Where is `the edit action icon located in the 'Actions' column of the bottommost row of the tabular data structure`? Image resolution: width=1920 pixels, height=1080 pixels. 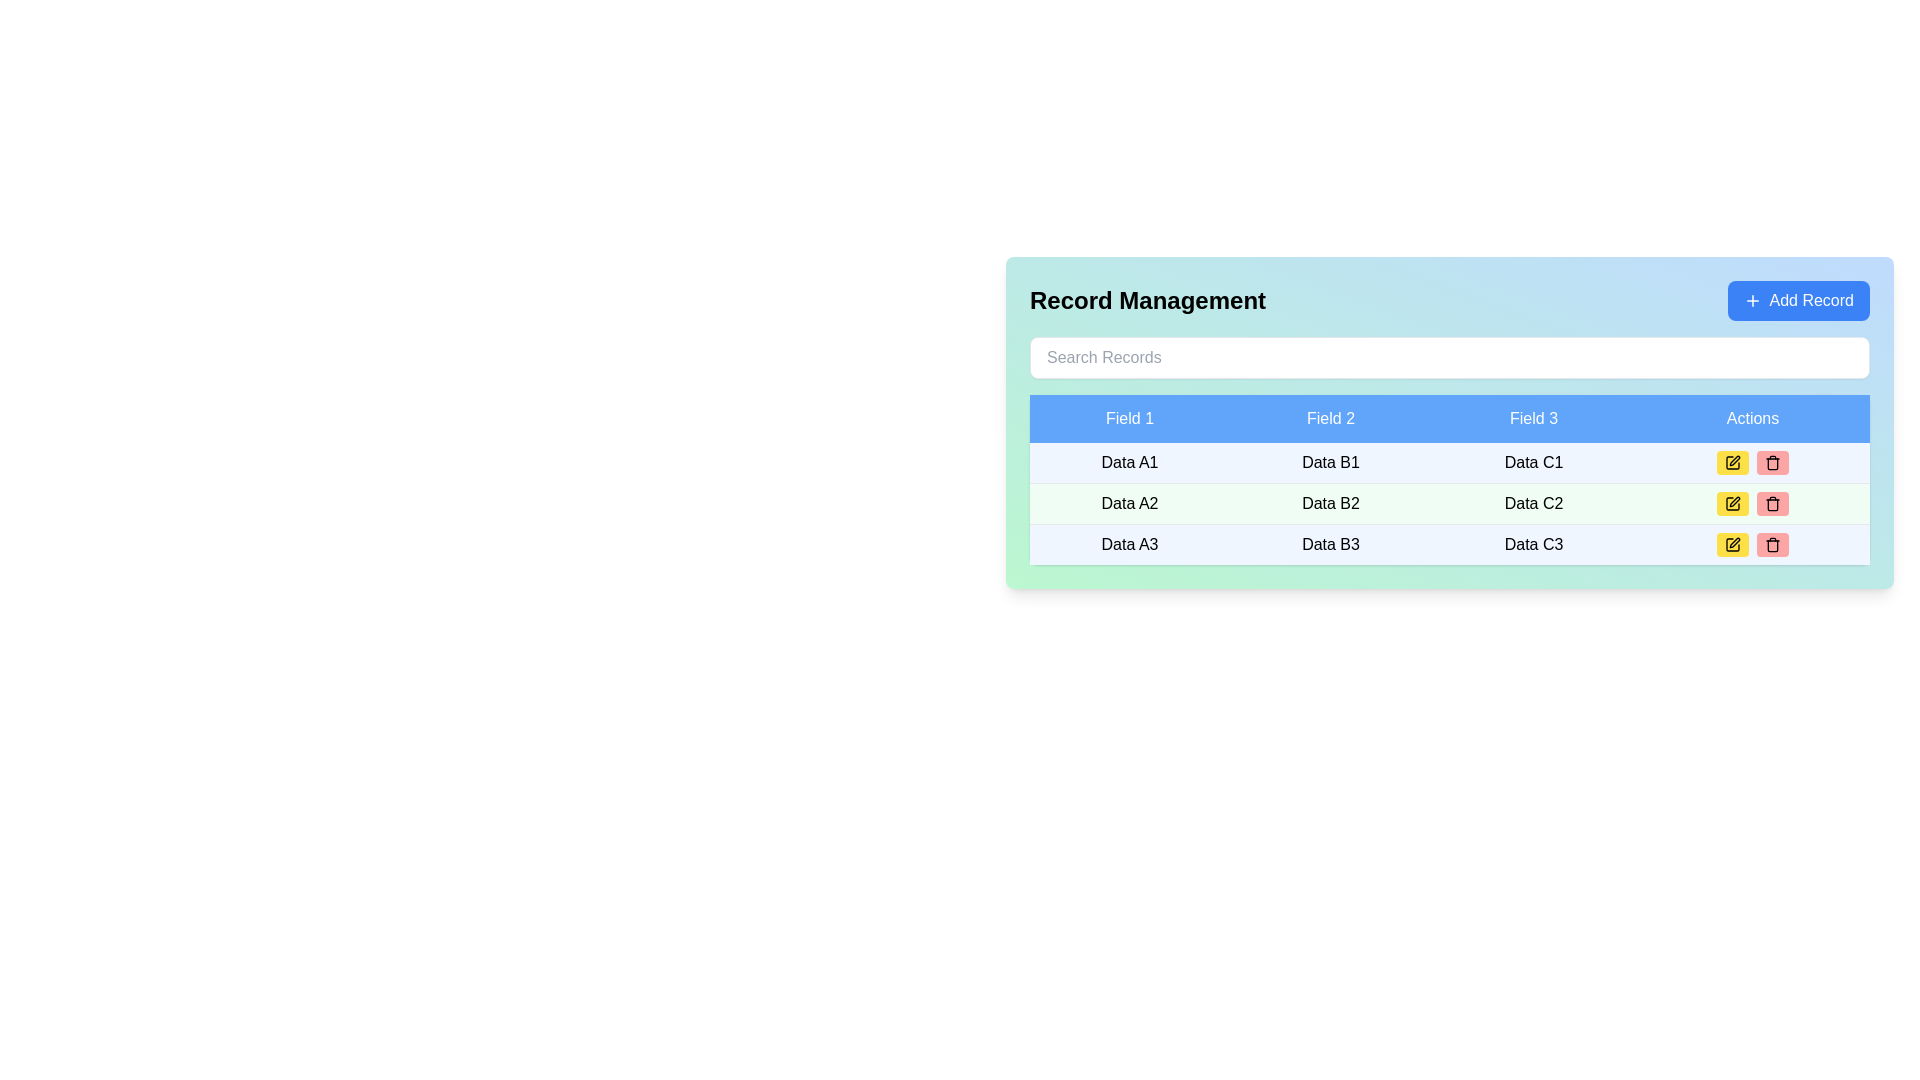 the edit action icon located in the 'Actions' column of the bottommost row of the tabular data structure is located at coordinates (1731, 544).